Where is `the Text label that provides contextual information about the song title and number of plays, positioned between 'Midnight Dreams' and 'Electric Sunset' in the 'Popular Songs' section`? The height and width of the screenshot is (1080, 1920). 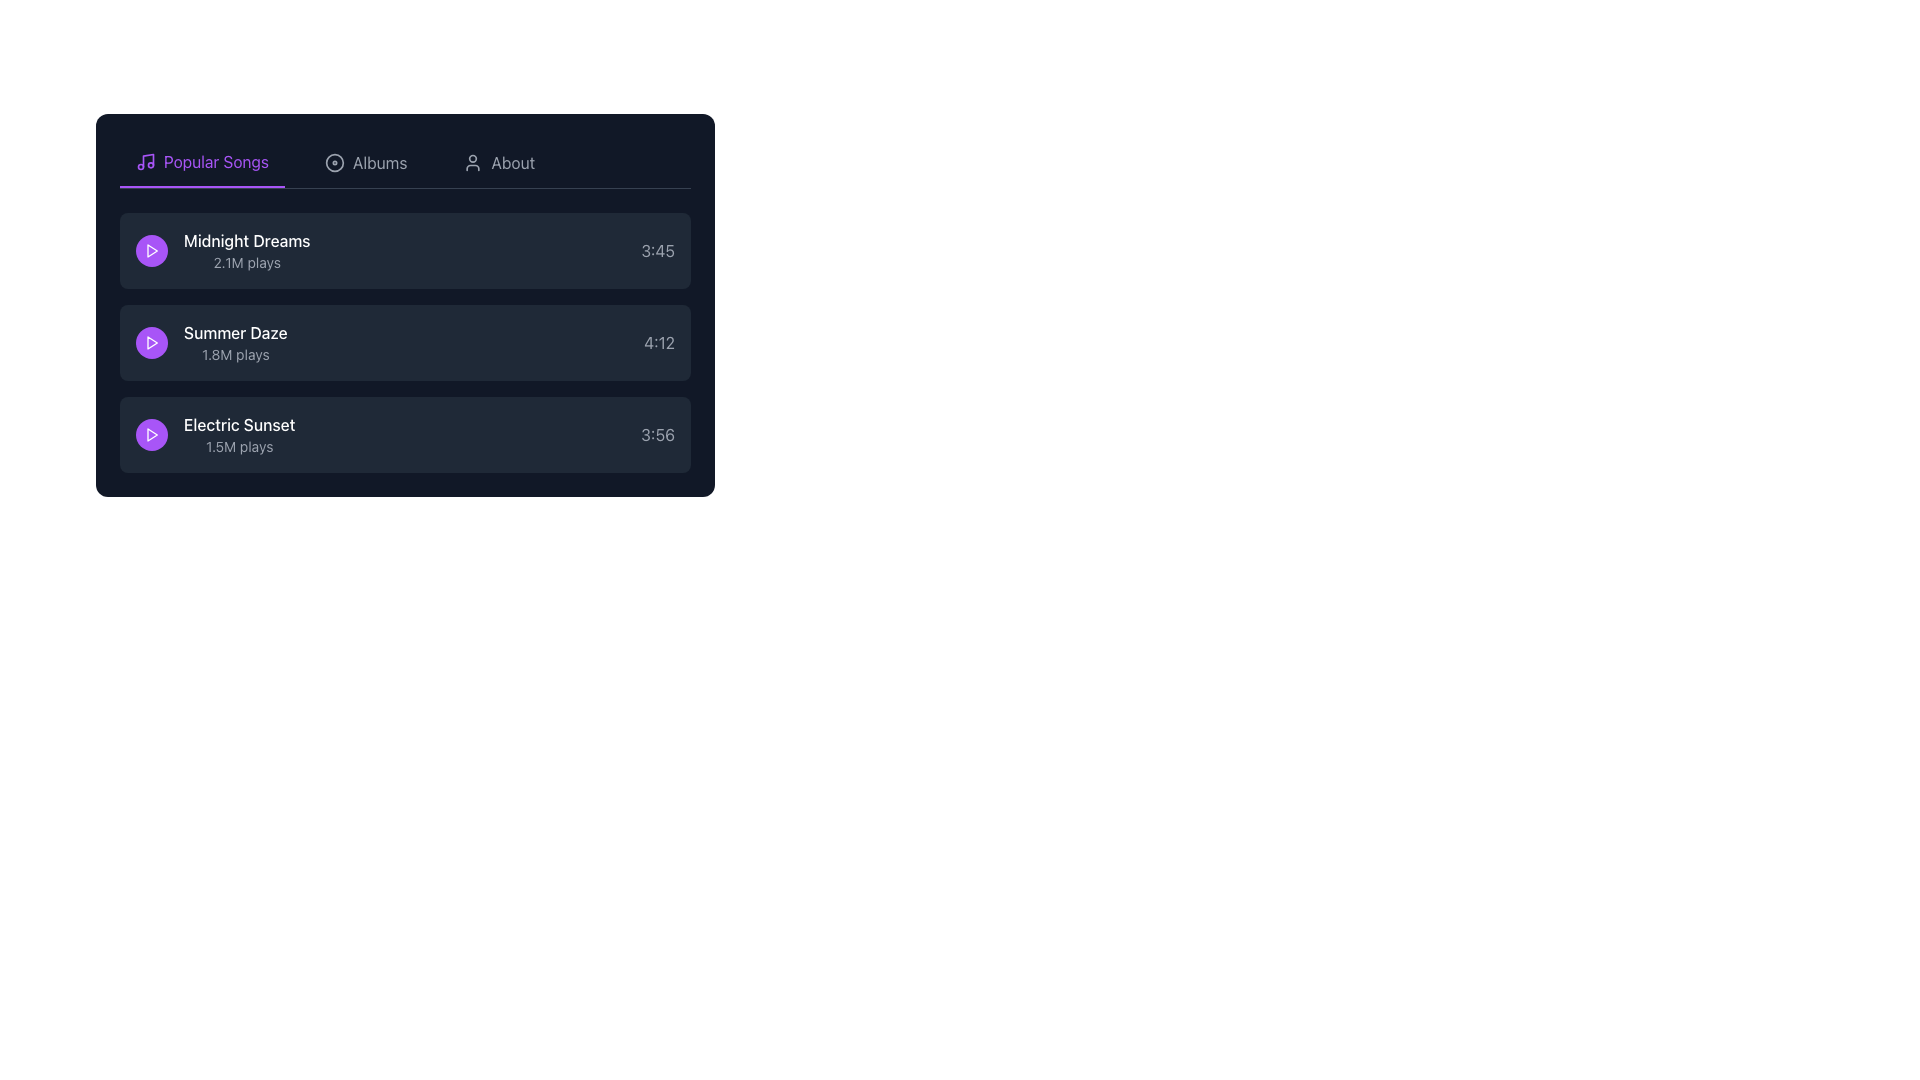 the Text label that provides contextual information about the song title and number of plays, positioned between 'Midnight Dreams' and 'Electric Sunset' in the 'Popular Songs' section is located at coordinates (235, 342).